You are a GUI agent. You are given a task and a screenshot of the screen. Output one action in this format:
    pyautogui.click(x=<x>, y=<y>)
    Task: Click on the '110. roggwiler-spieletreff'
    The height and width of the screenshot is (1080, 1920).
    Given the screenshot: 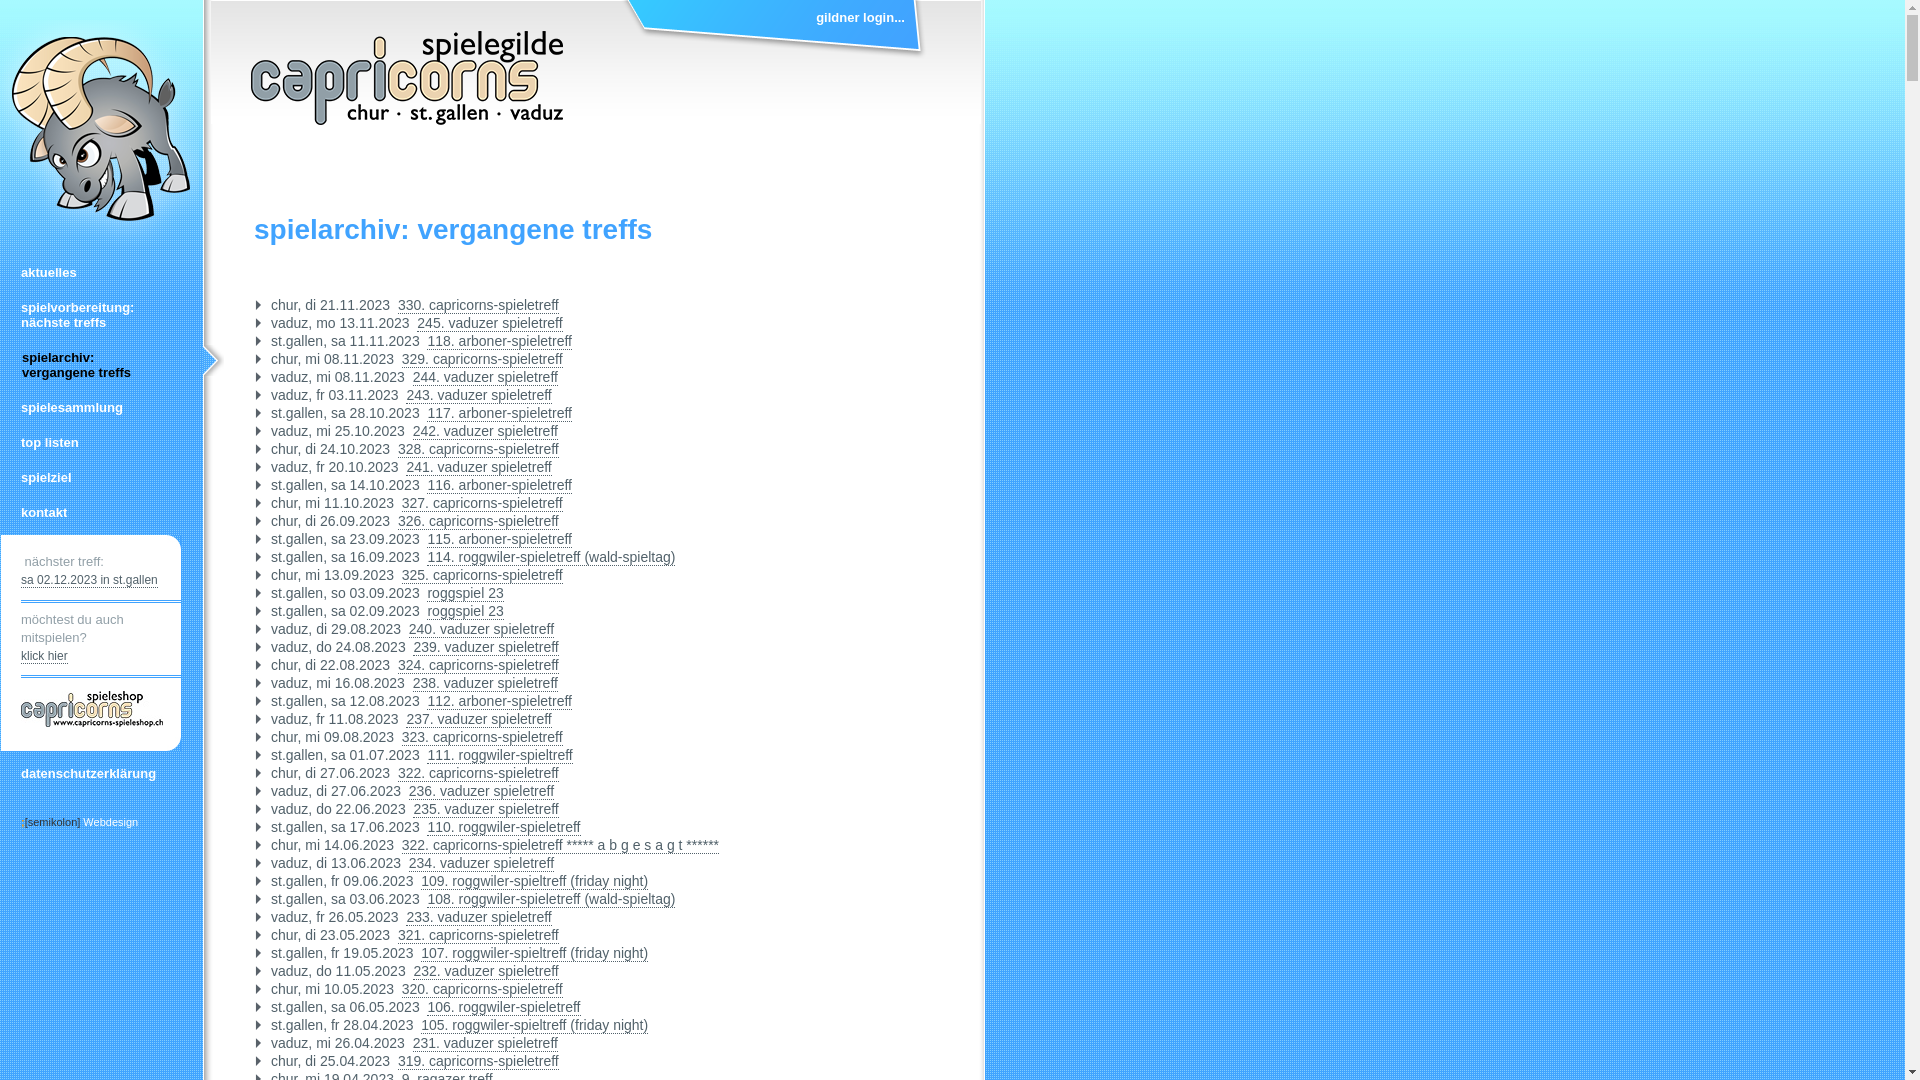 What is the action you would take?
    pyautogui.click(x=503, y=827)
    